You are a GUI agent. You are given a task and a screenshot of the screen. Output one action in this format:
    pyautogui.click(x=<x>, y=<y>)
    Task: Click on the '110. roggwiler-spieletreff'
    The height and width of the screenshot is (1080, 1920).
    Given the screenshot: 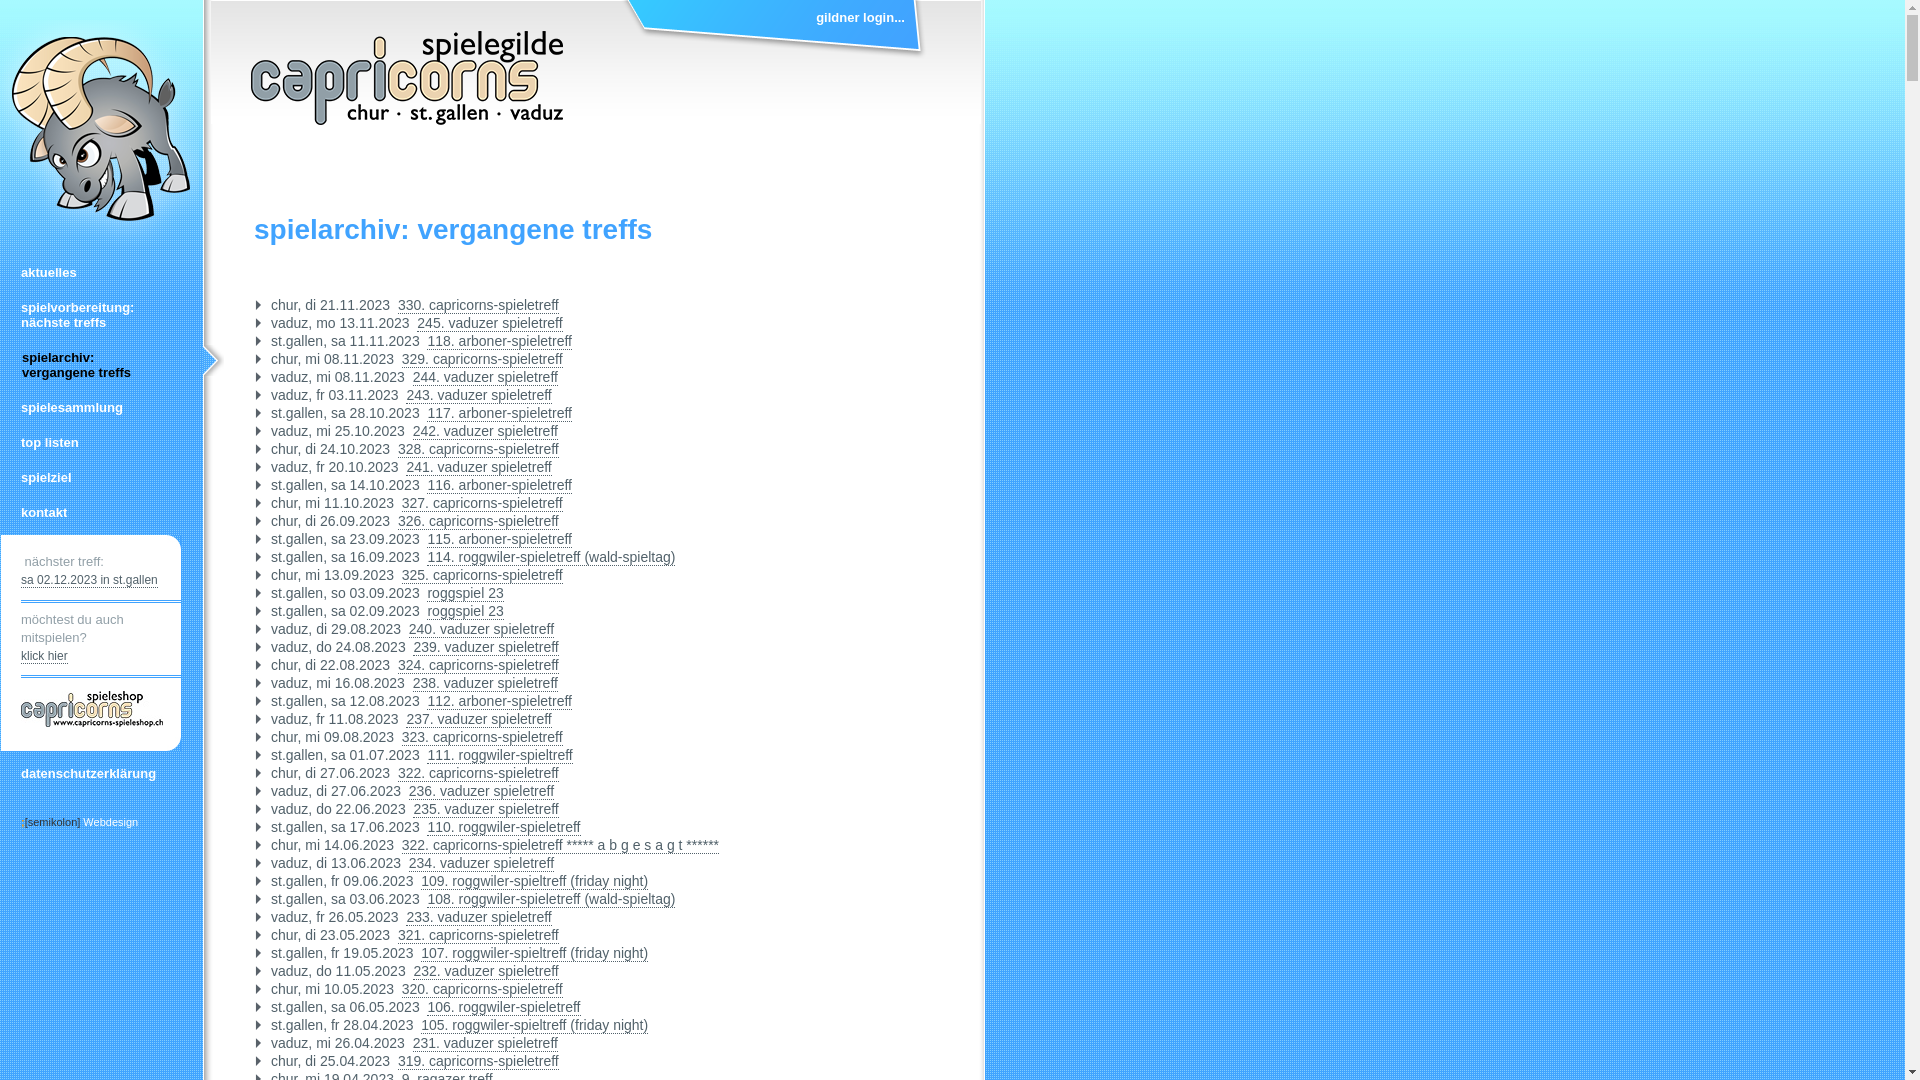 What is the action you would take?
    pyautogui.click(x=503, y=827)
    